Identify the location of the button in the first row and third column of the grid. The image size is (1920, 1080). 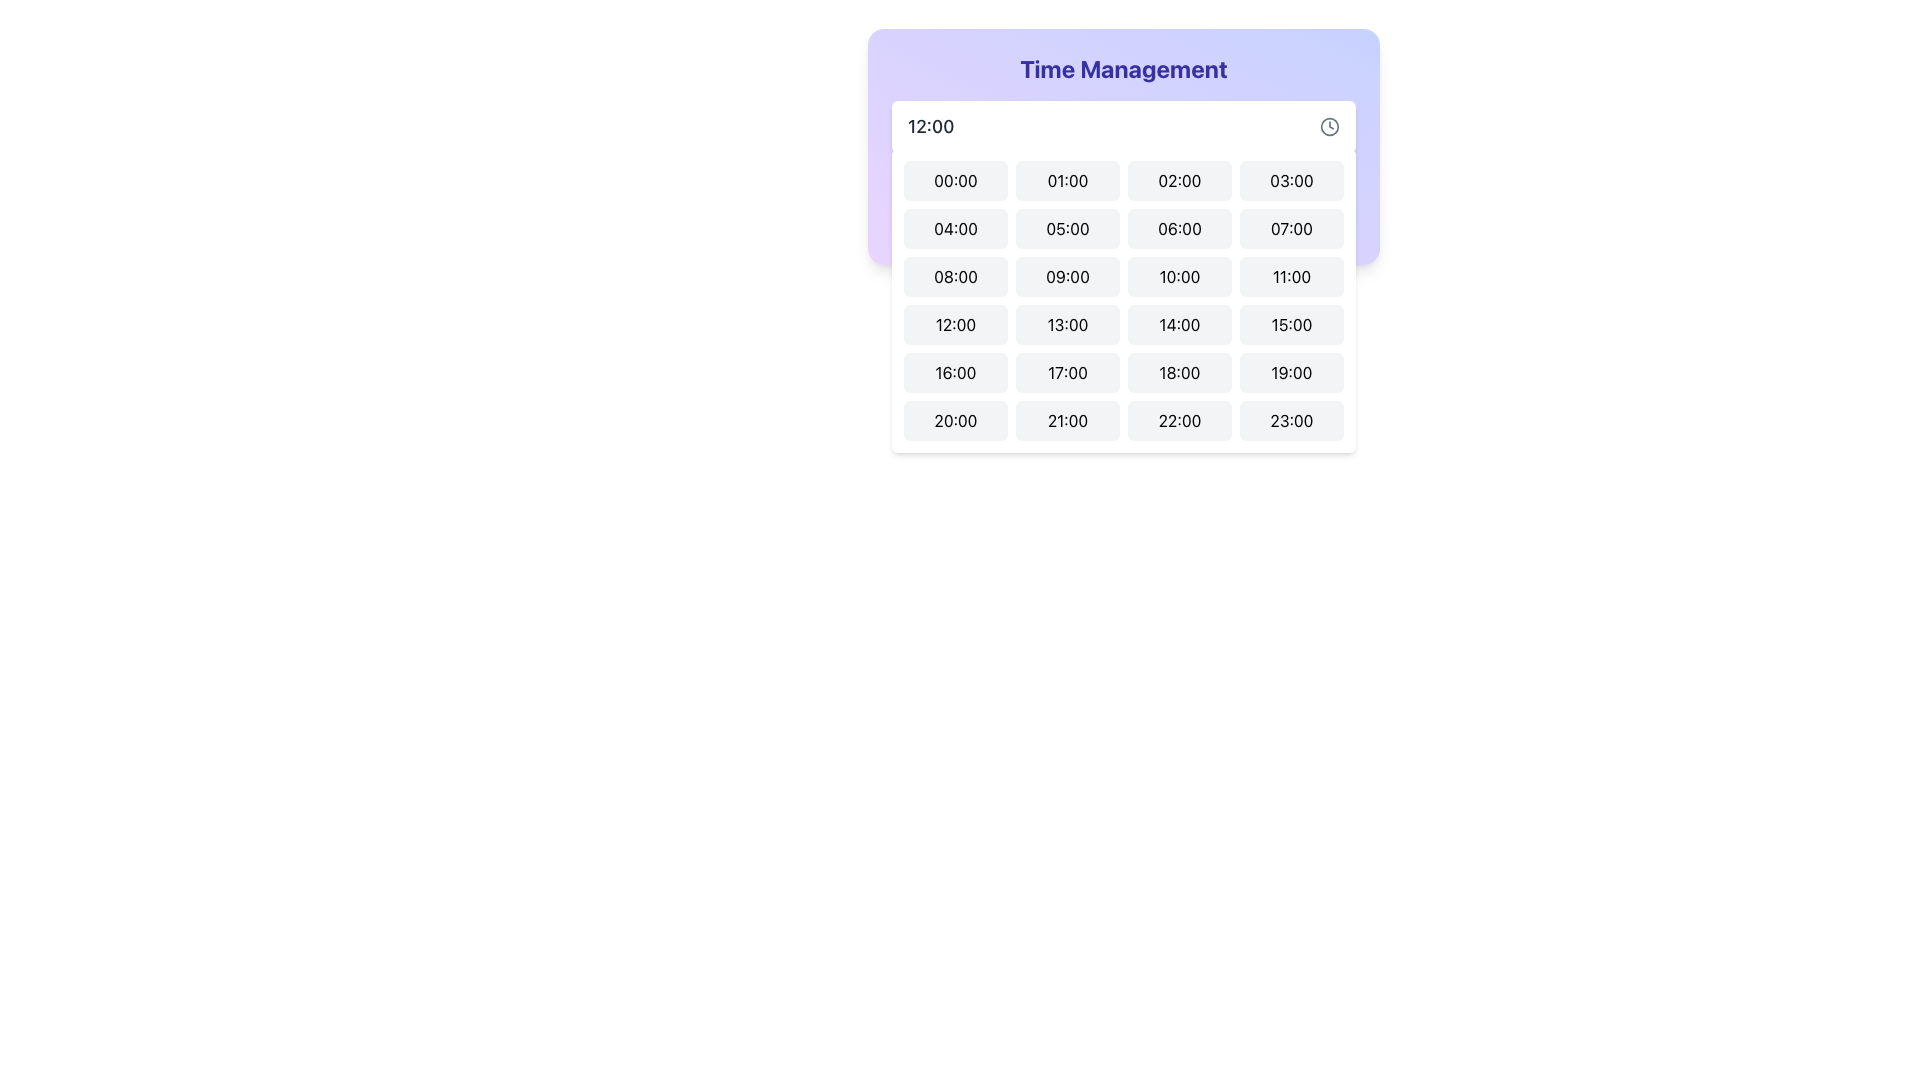
(1180, 181).